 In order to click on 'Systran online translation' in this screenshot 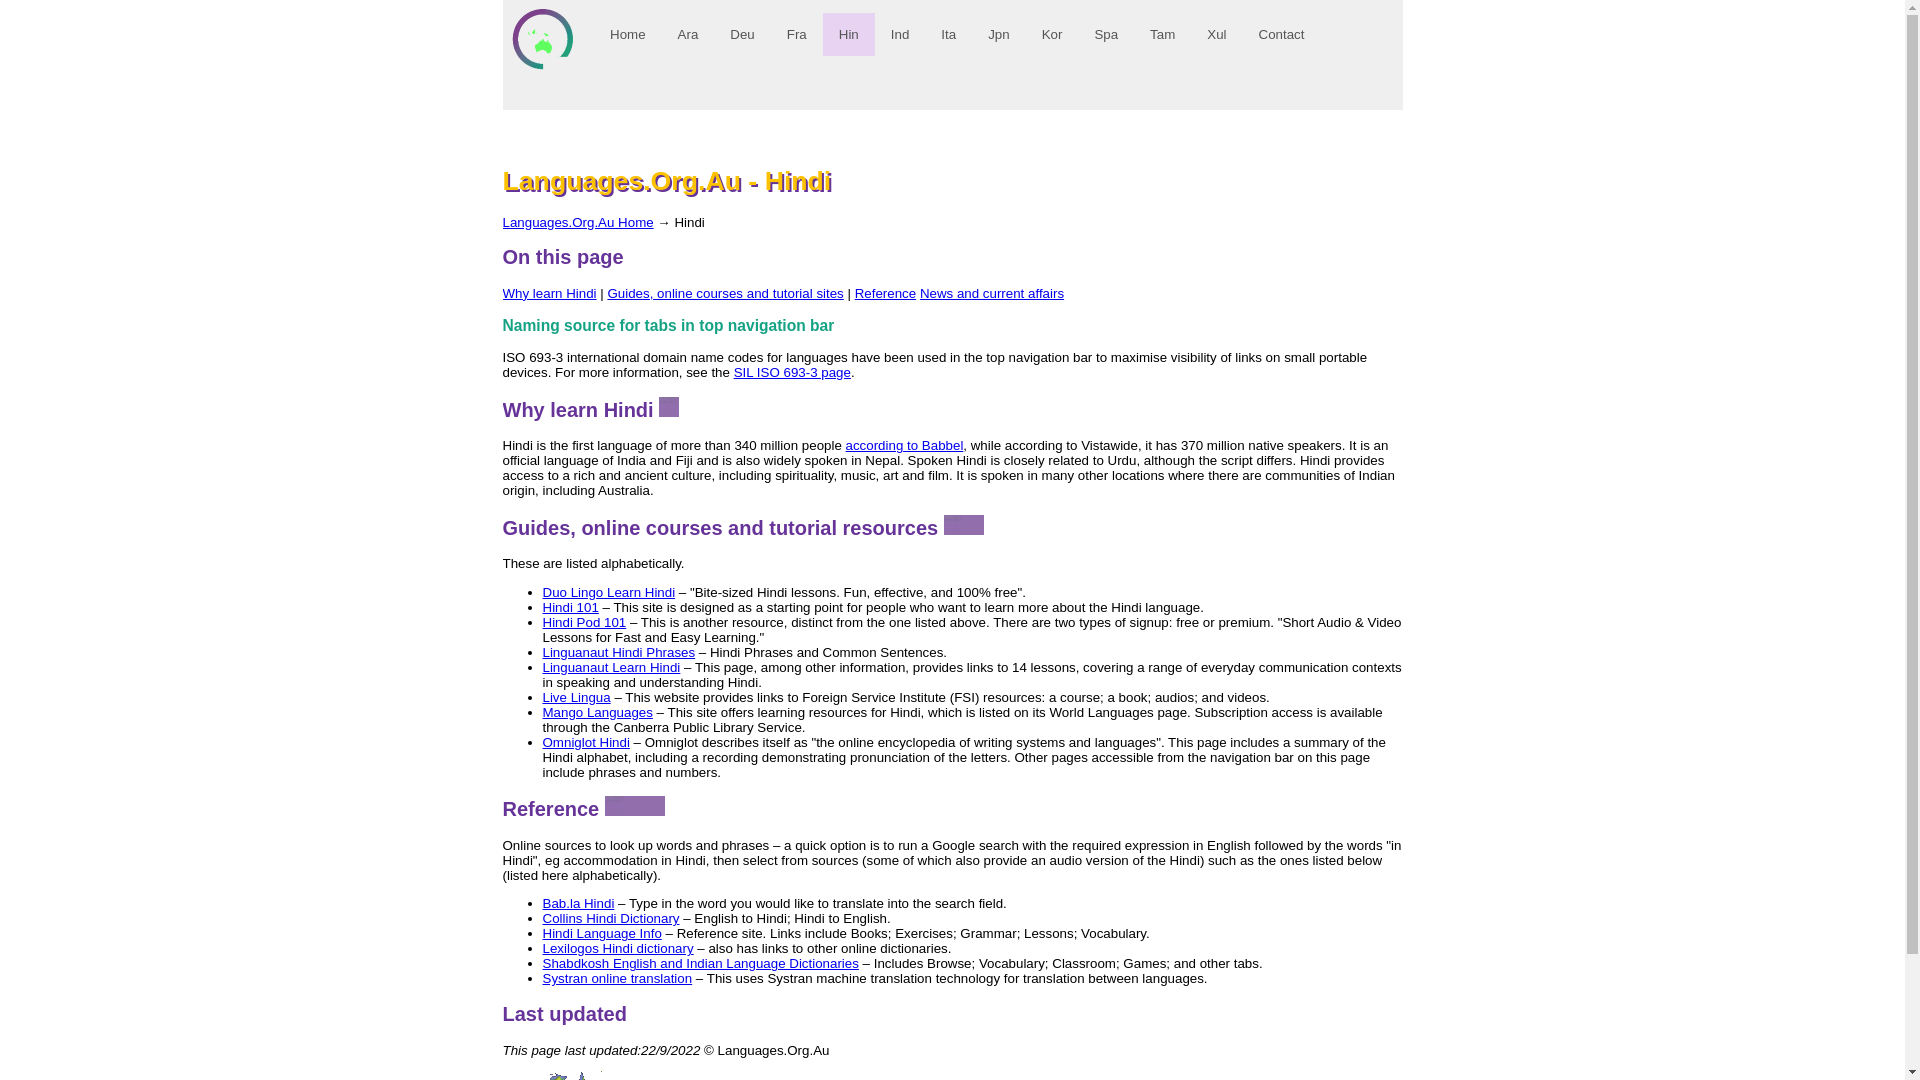, I will do `click(542, 977)`.